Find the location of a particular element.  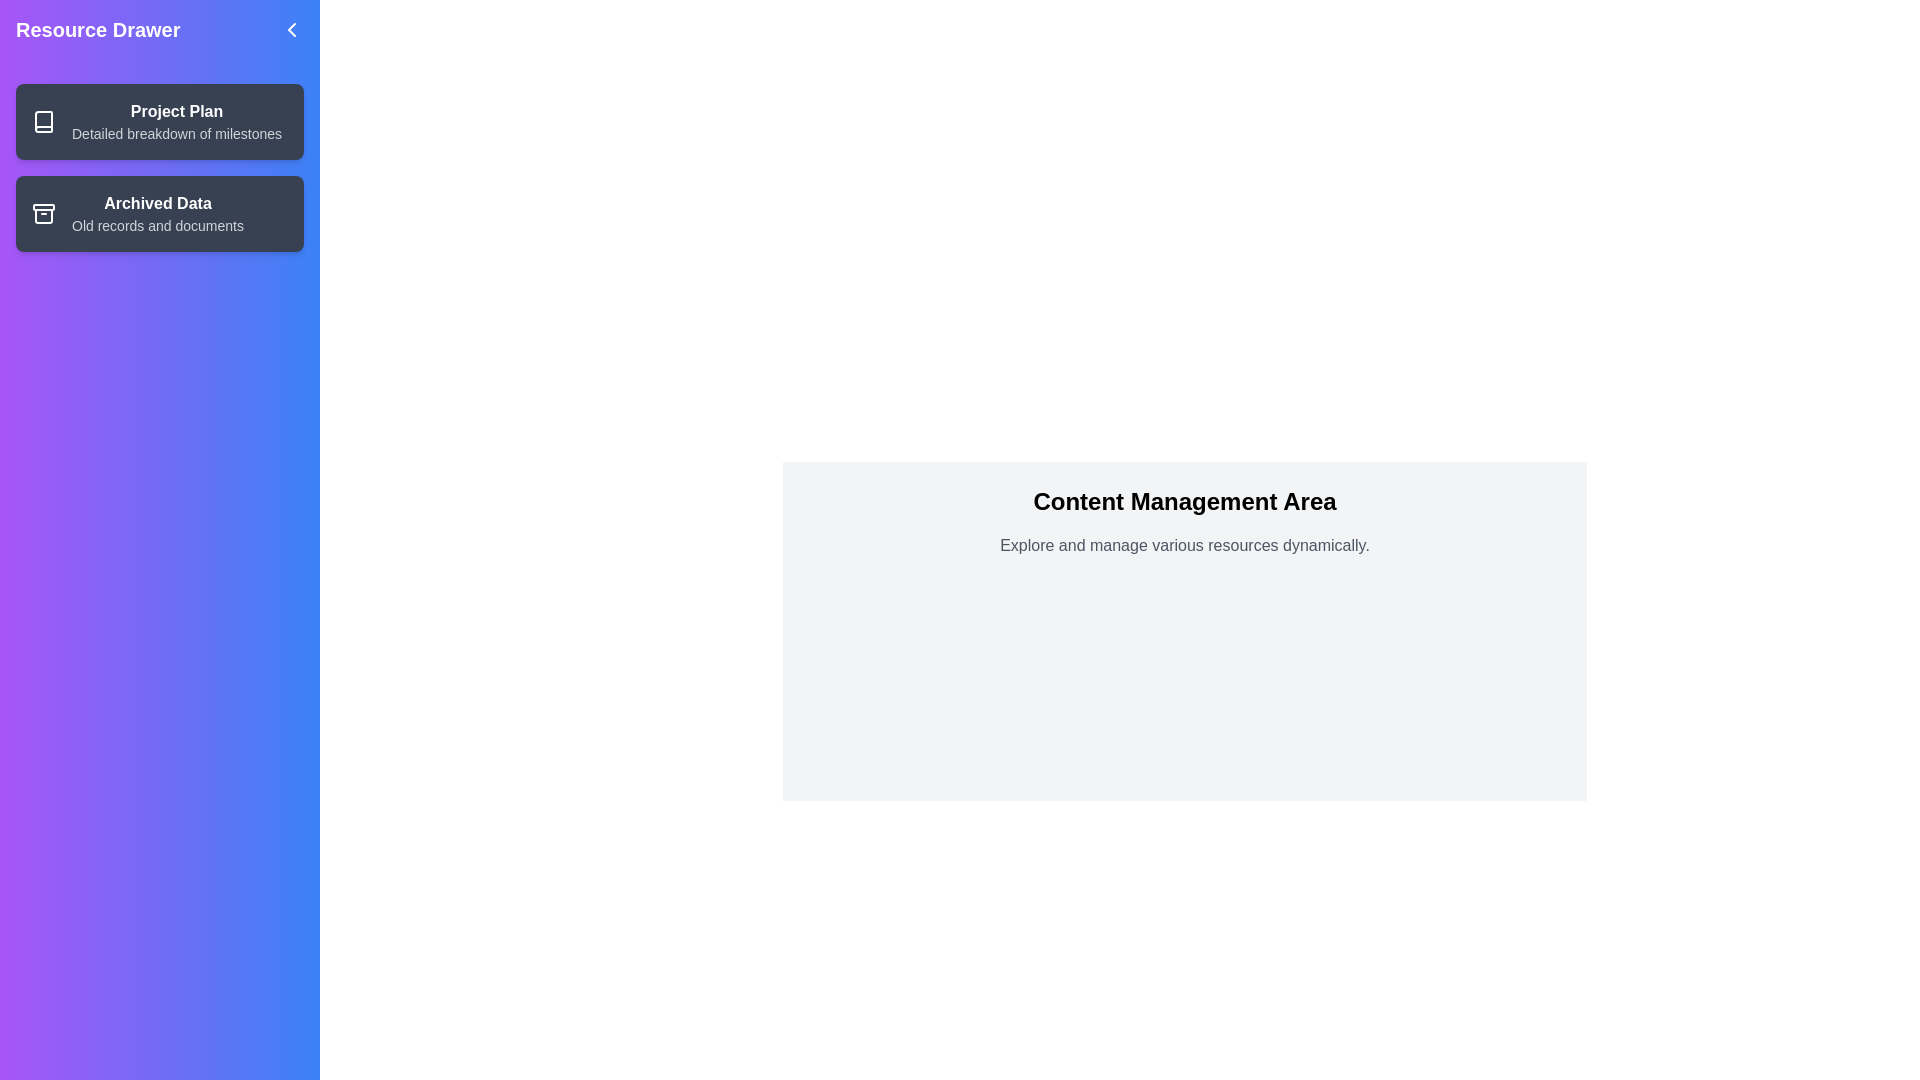

arrow button to toggle the drawer is located at coordinates (291, 30).